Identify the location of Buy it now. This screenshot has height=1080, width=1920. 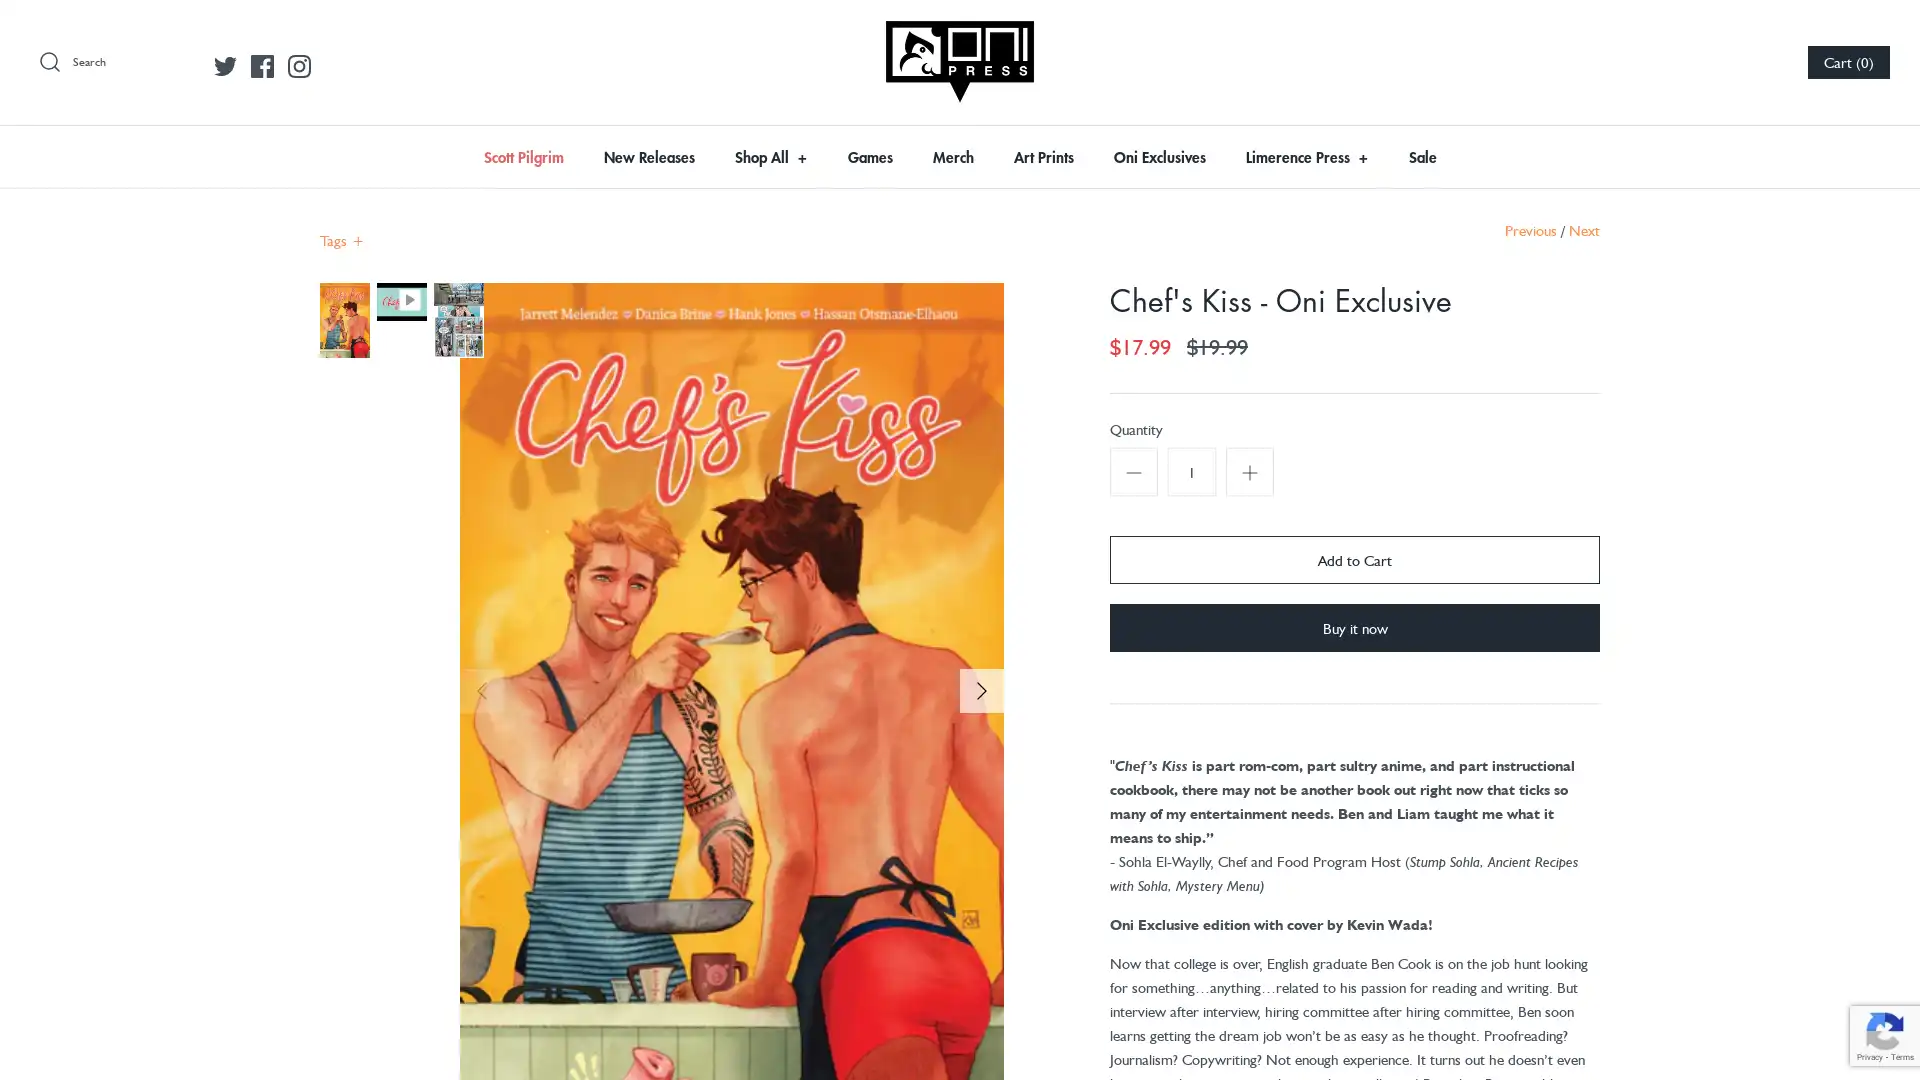
(1354, 627).